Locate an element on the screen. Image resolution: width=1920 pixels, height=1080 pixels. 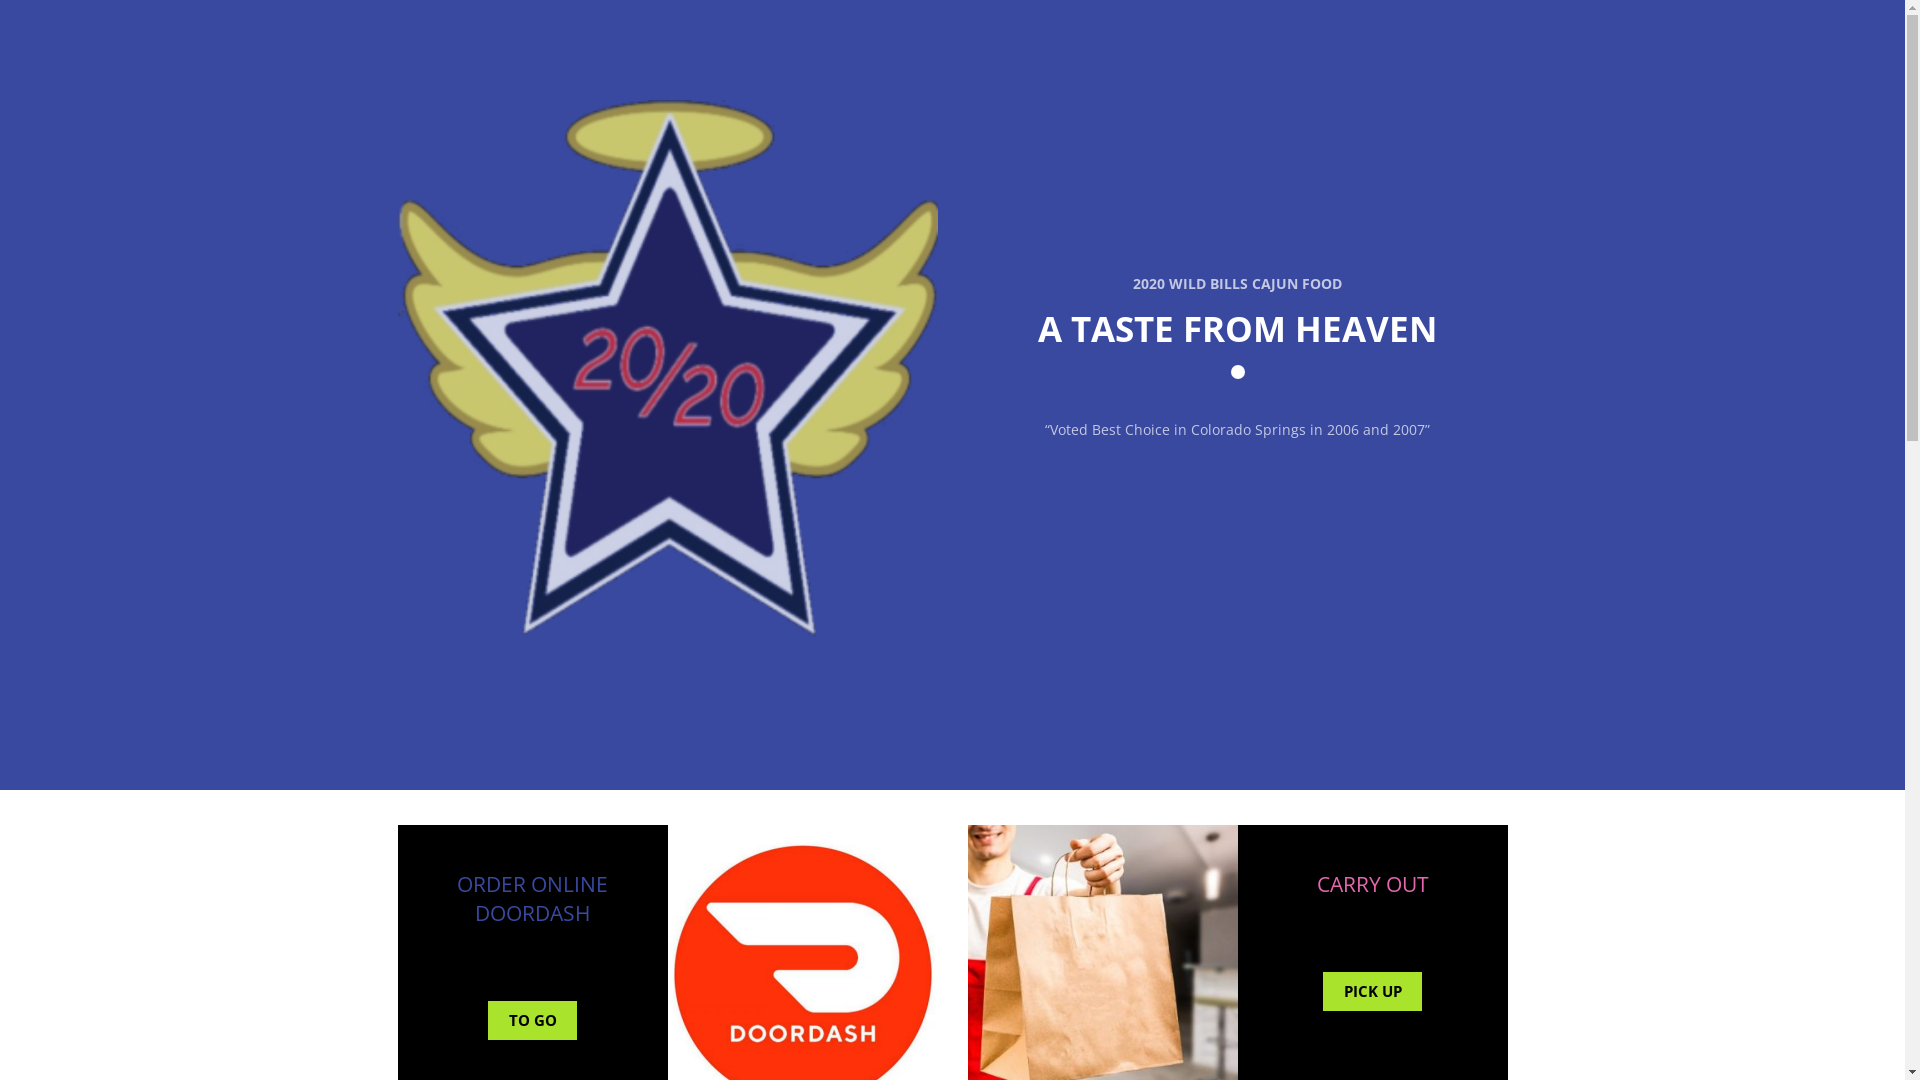
'DOORDASH' is located at coordinates (532, 913).